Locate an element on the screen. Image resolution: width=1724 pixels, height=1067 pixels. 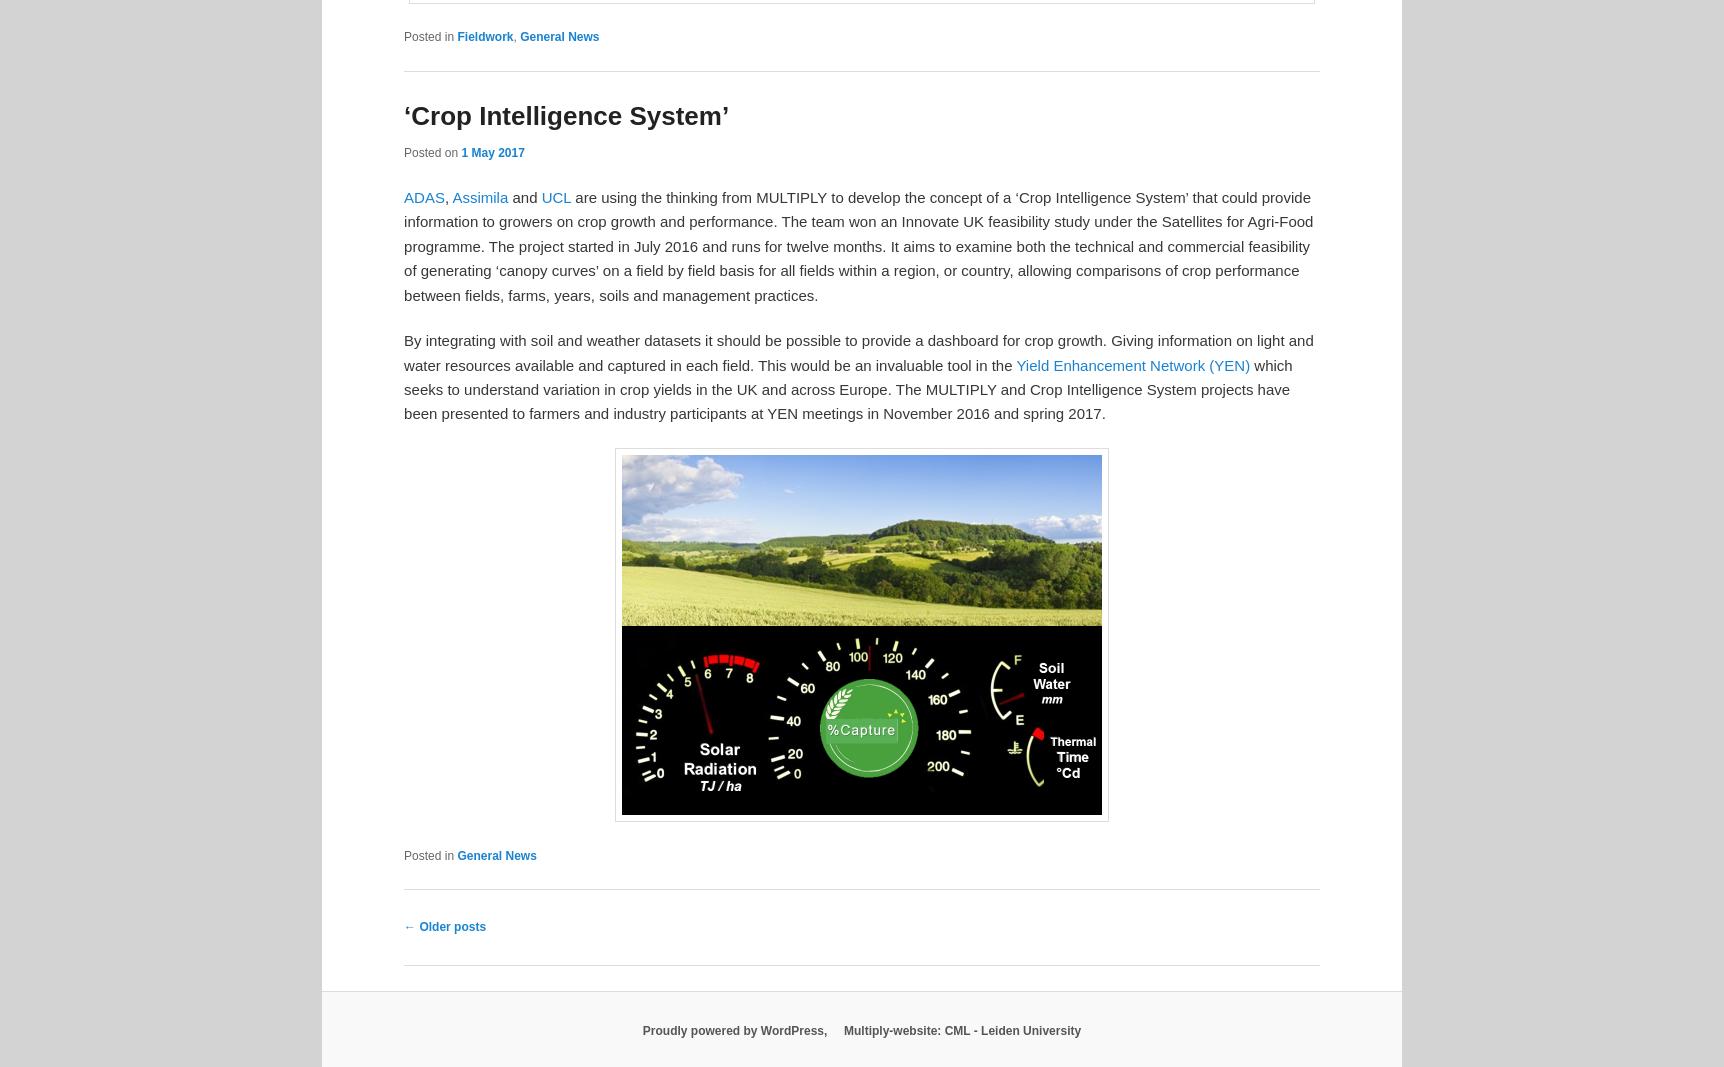
'ADAS' is located at coordinates (422, 197).